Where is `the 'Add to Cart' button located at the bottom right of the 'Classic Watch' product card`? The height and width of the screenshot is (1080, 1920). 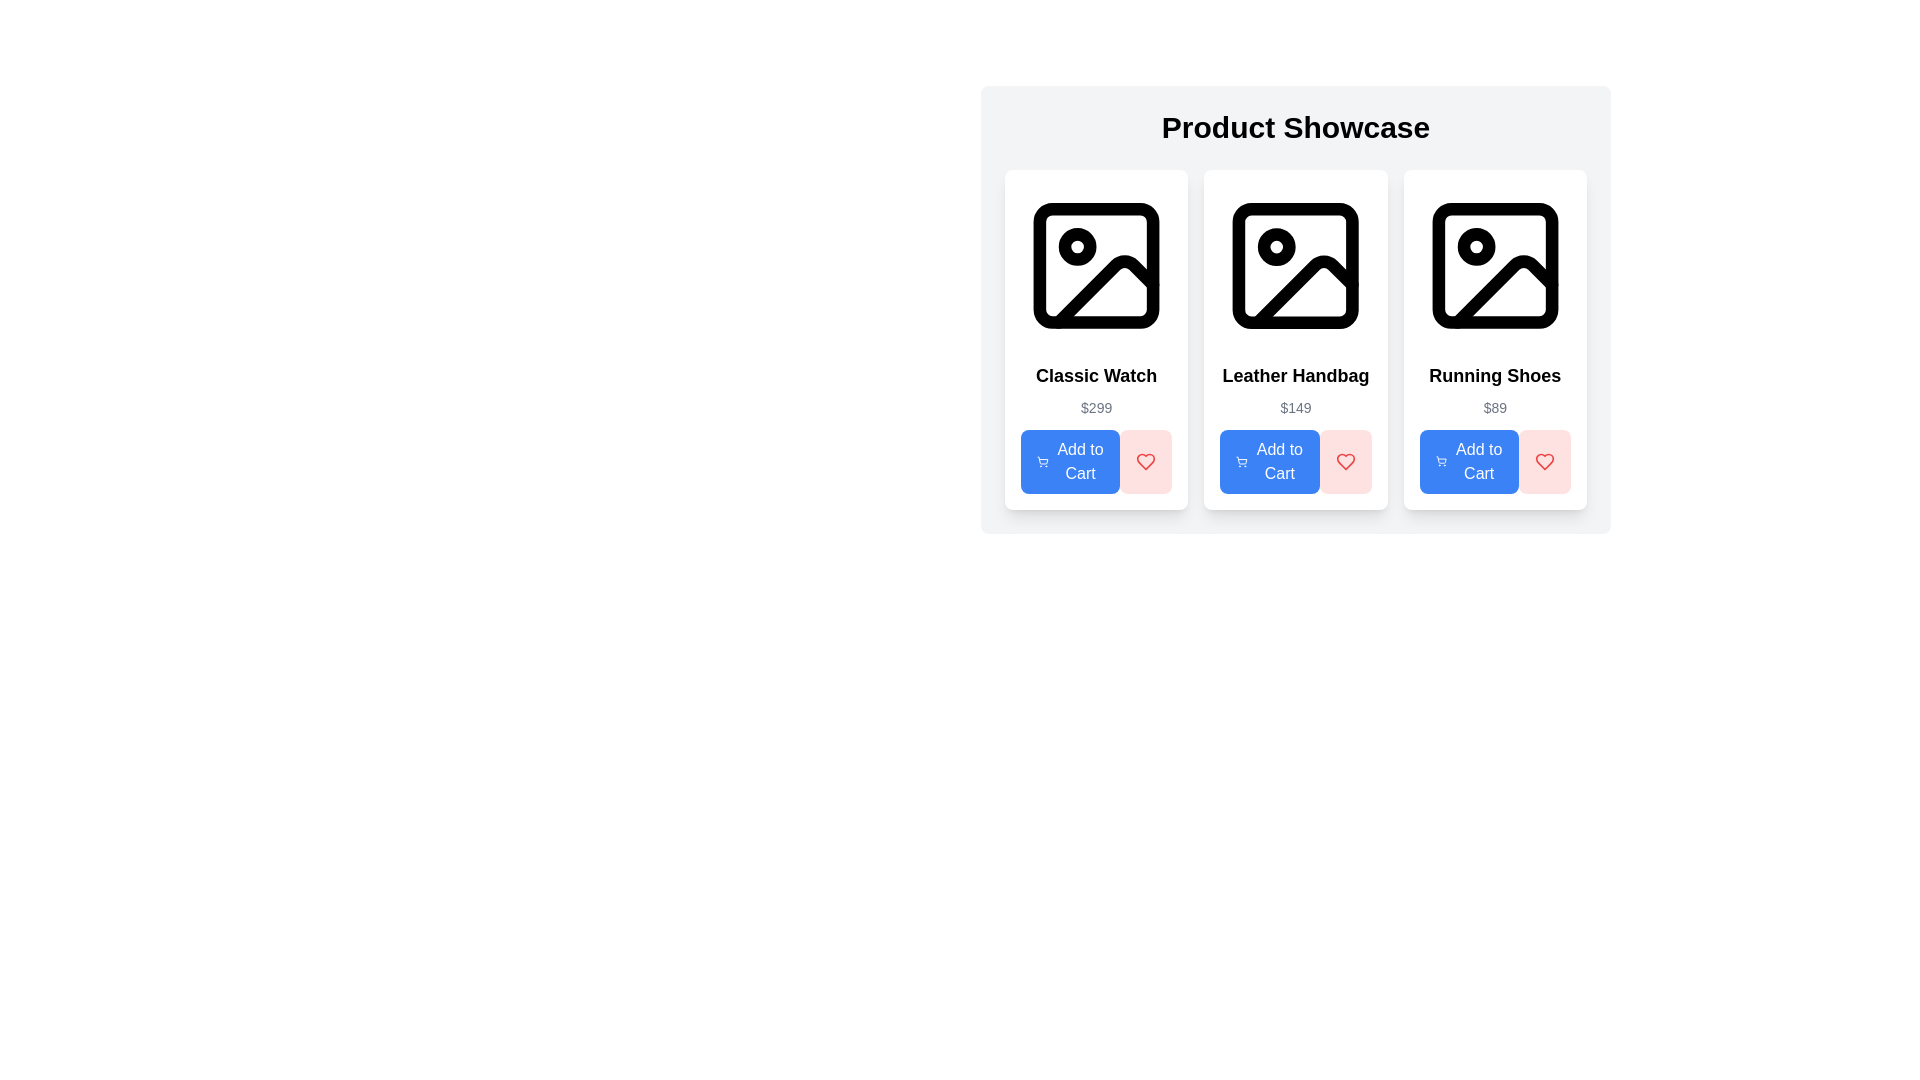 the 'Add to Cart' button located at the bottom right of the 'Classic Watch' product card is located at coordinates (1095, 462).